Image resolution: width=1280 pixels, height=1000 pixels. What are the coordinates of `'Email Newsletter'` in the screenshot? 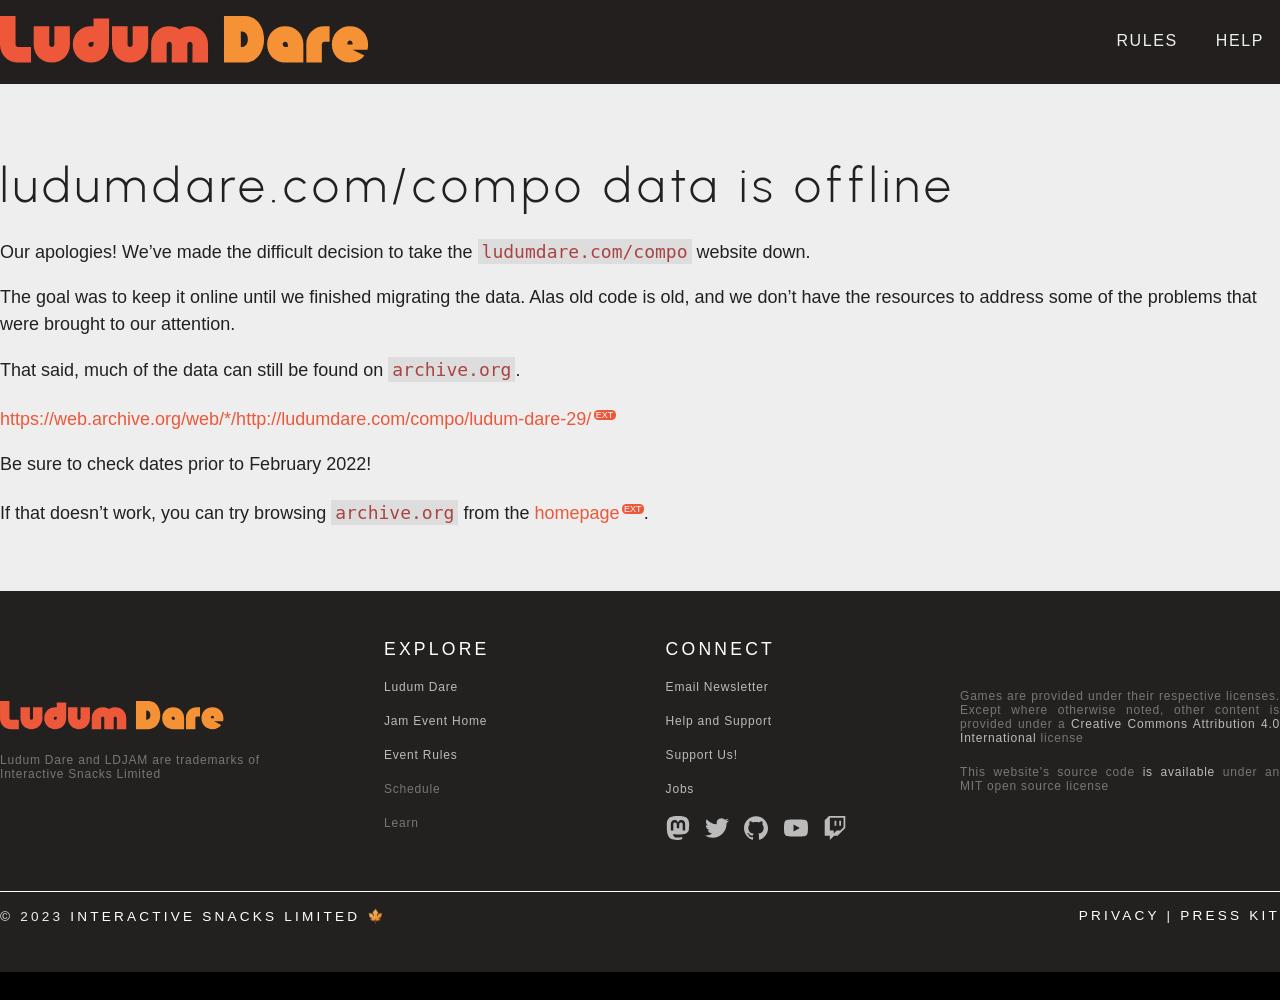 It's located at (716, 687).